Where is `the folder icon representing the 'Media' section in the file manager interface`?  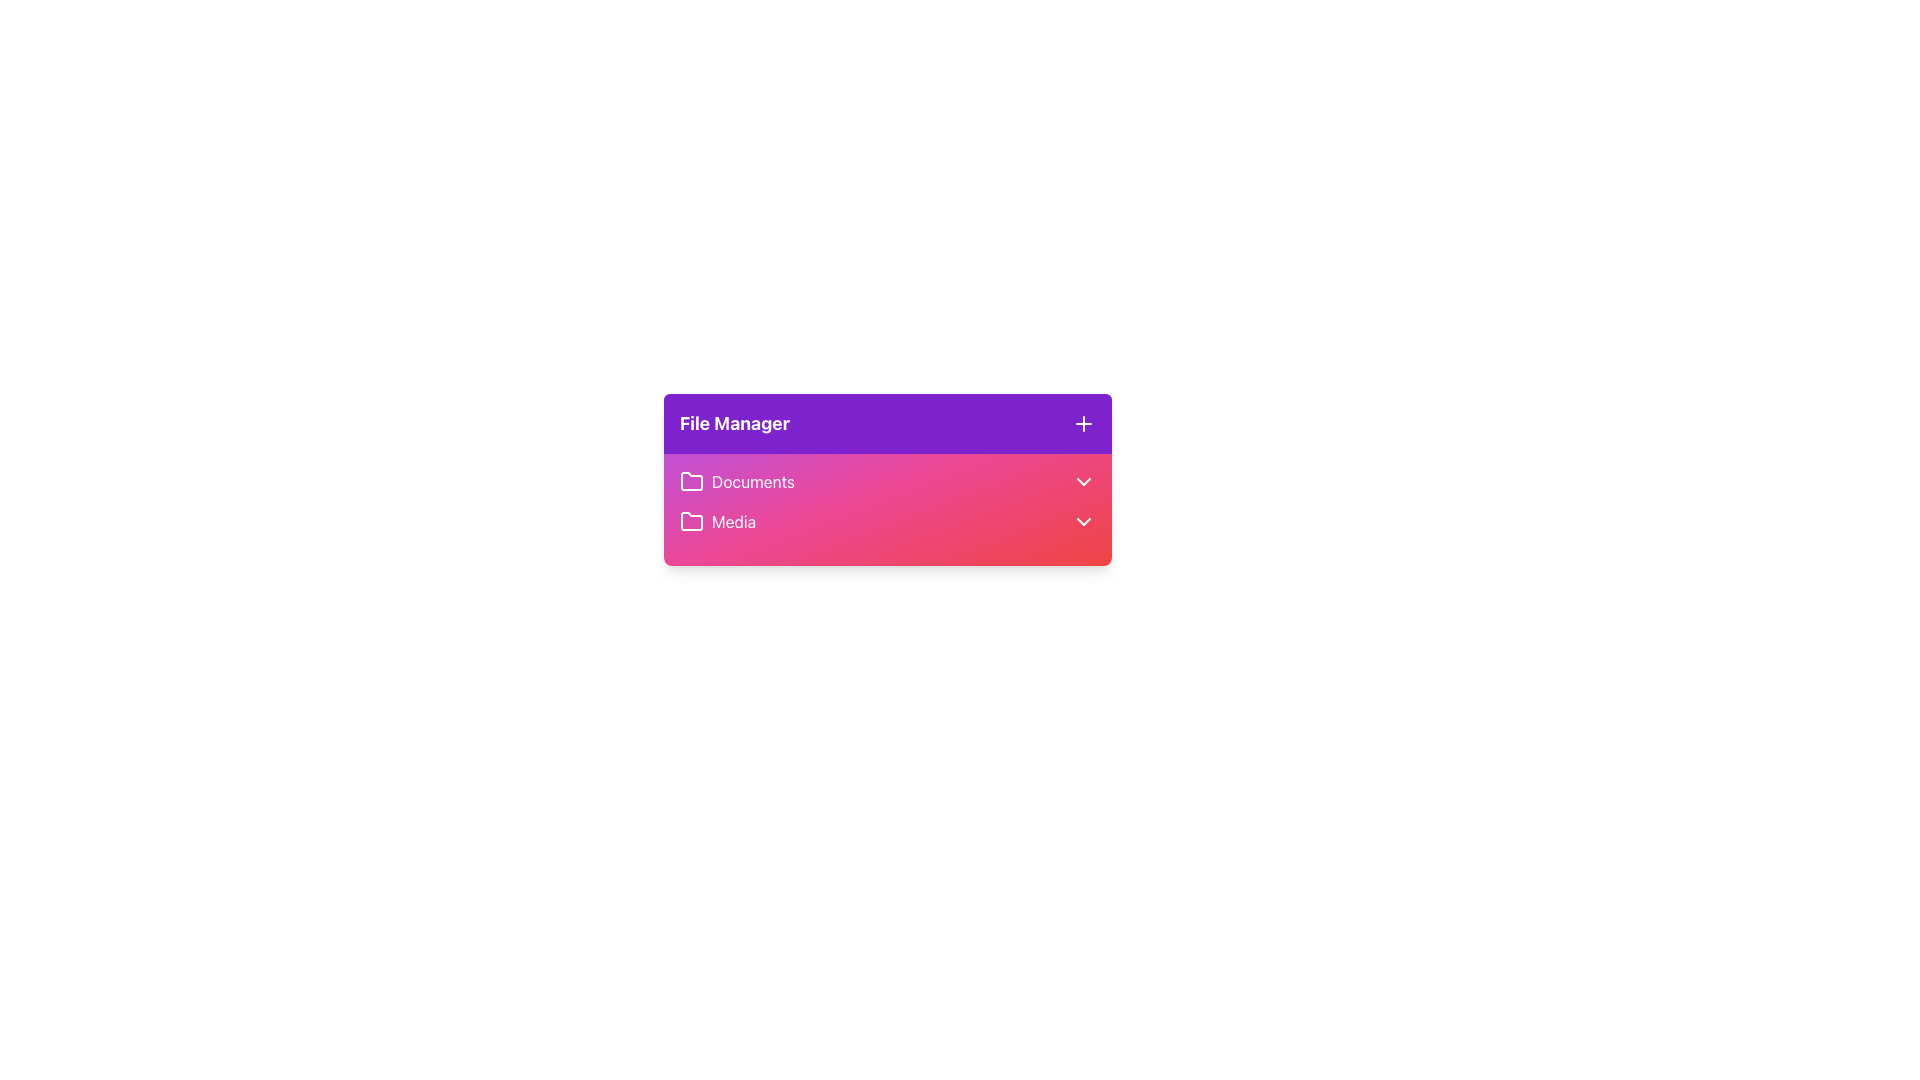
the folder icon representing the 'Media' section in the file manager interface is located at coordinates (691, 520).